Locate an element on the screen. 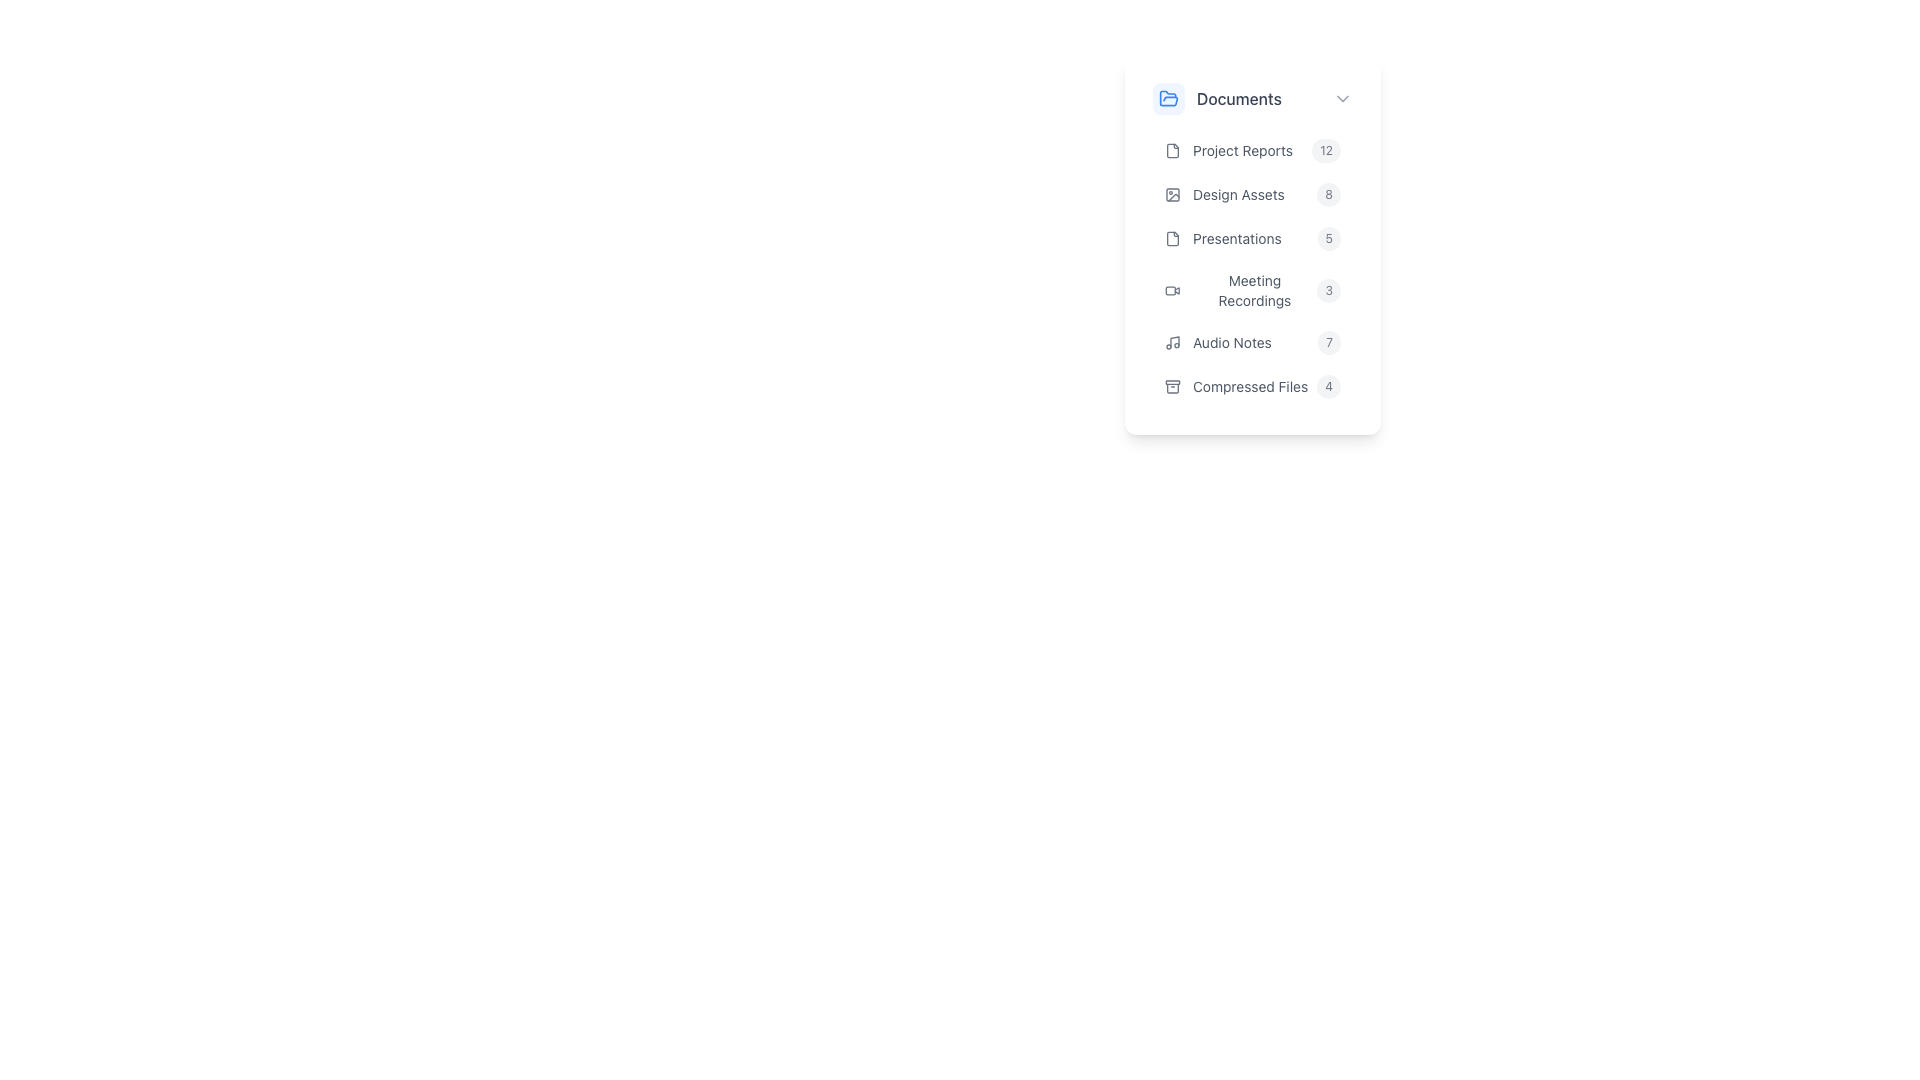 The image size is (1920, 1080). the navigation item for 'Design Assets' located in the vertical list under the 'Documents' section is located at coordinates (1251, 195).